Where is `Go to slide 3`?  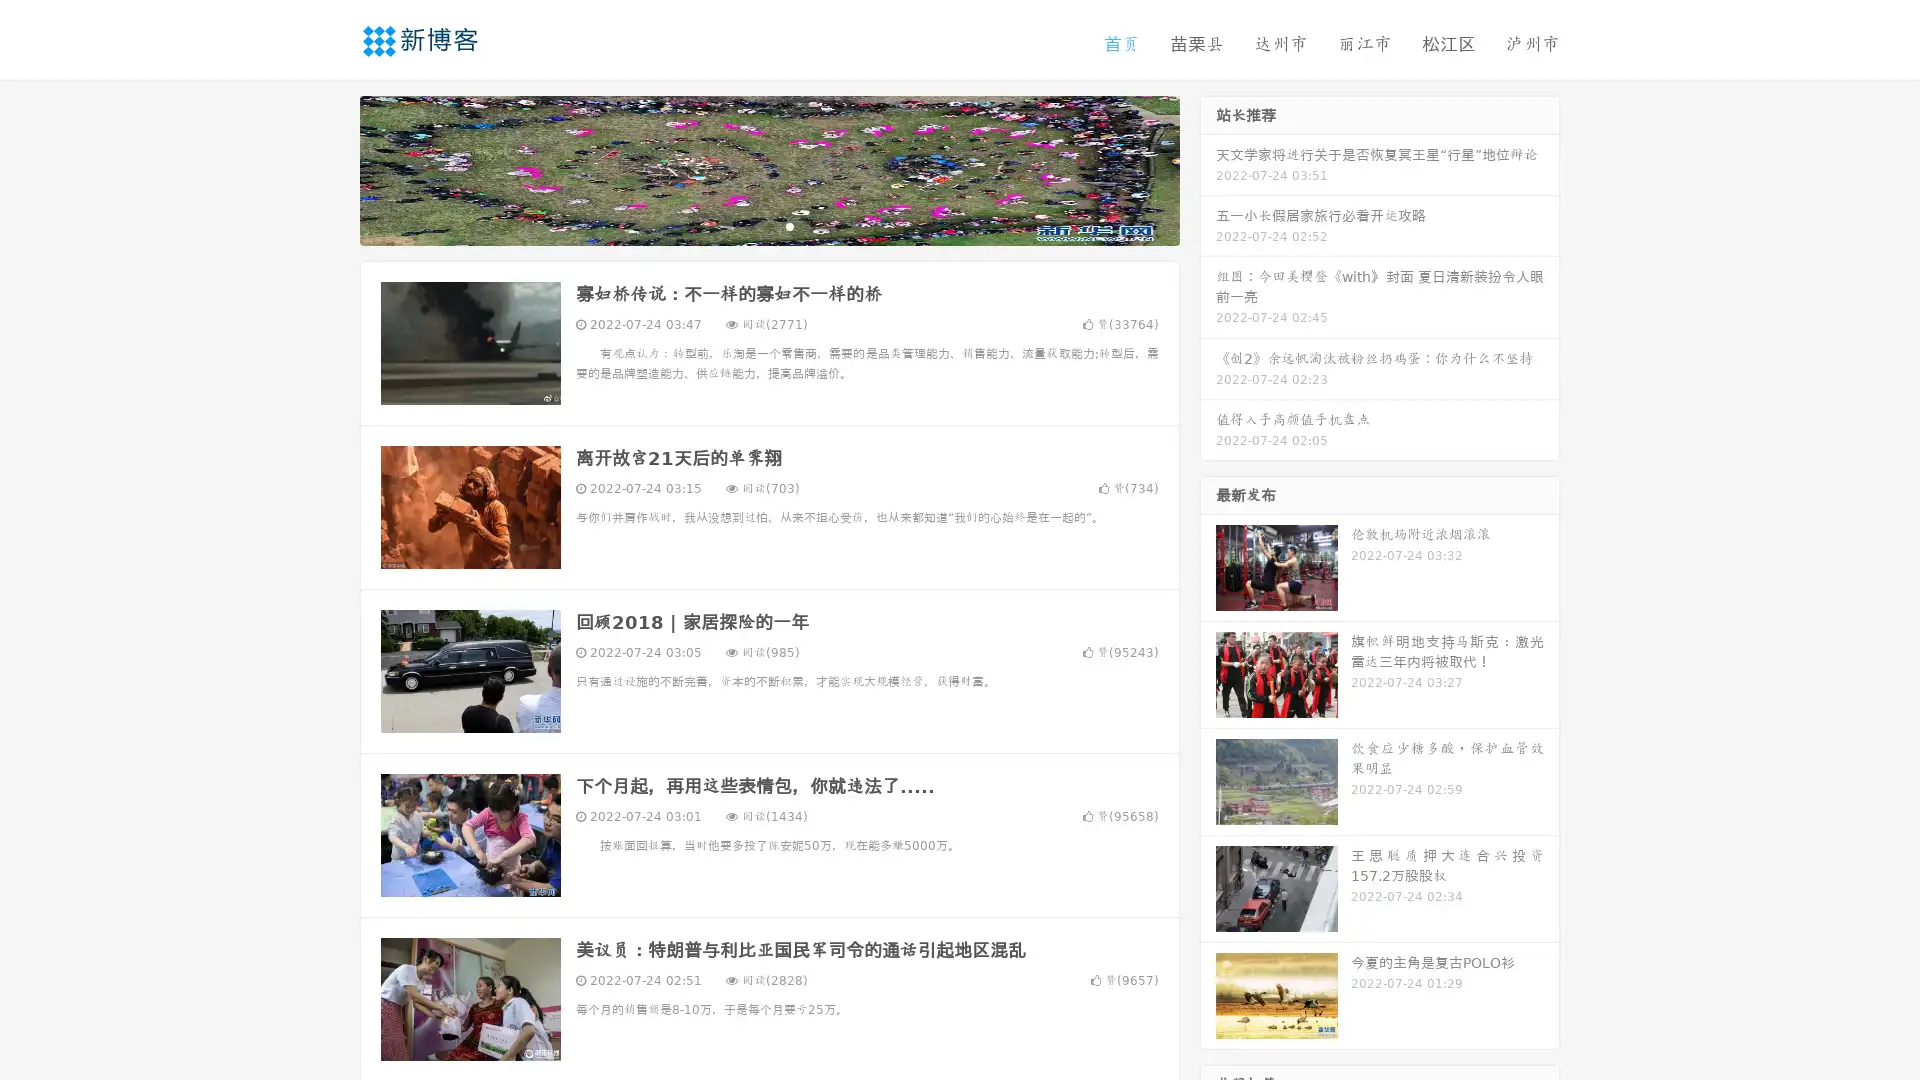
Go to slide 3 is located at coordinates (789, 225).